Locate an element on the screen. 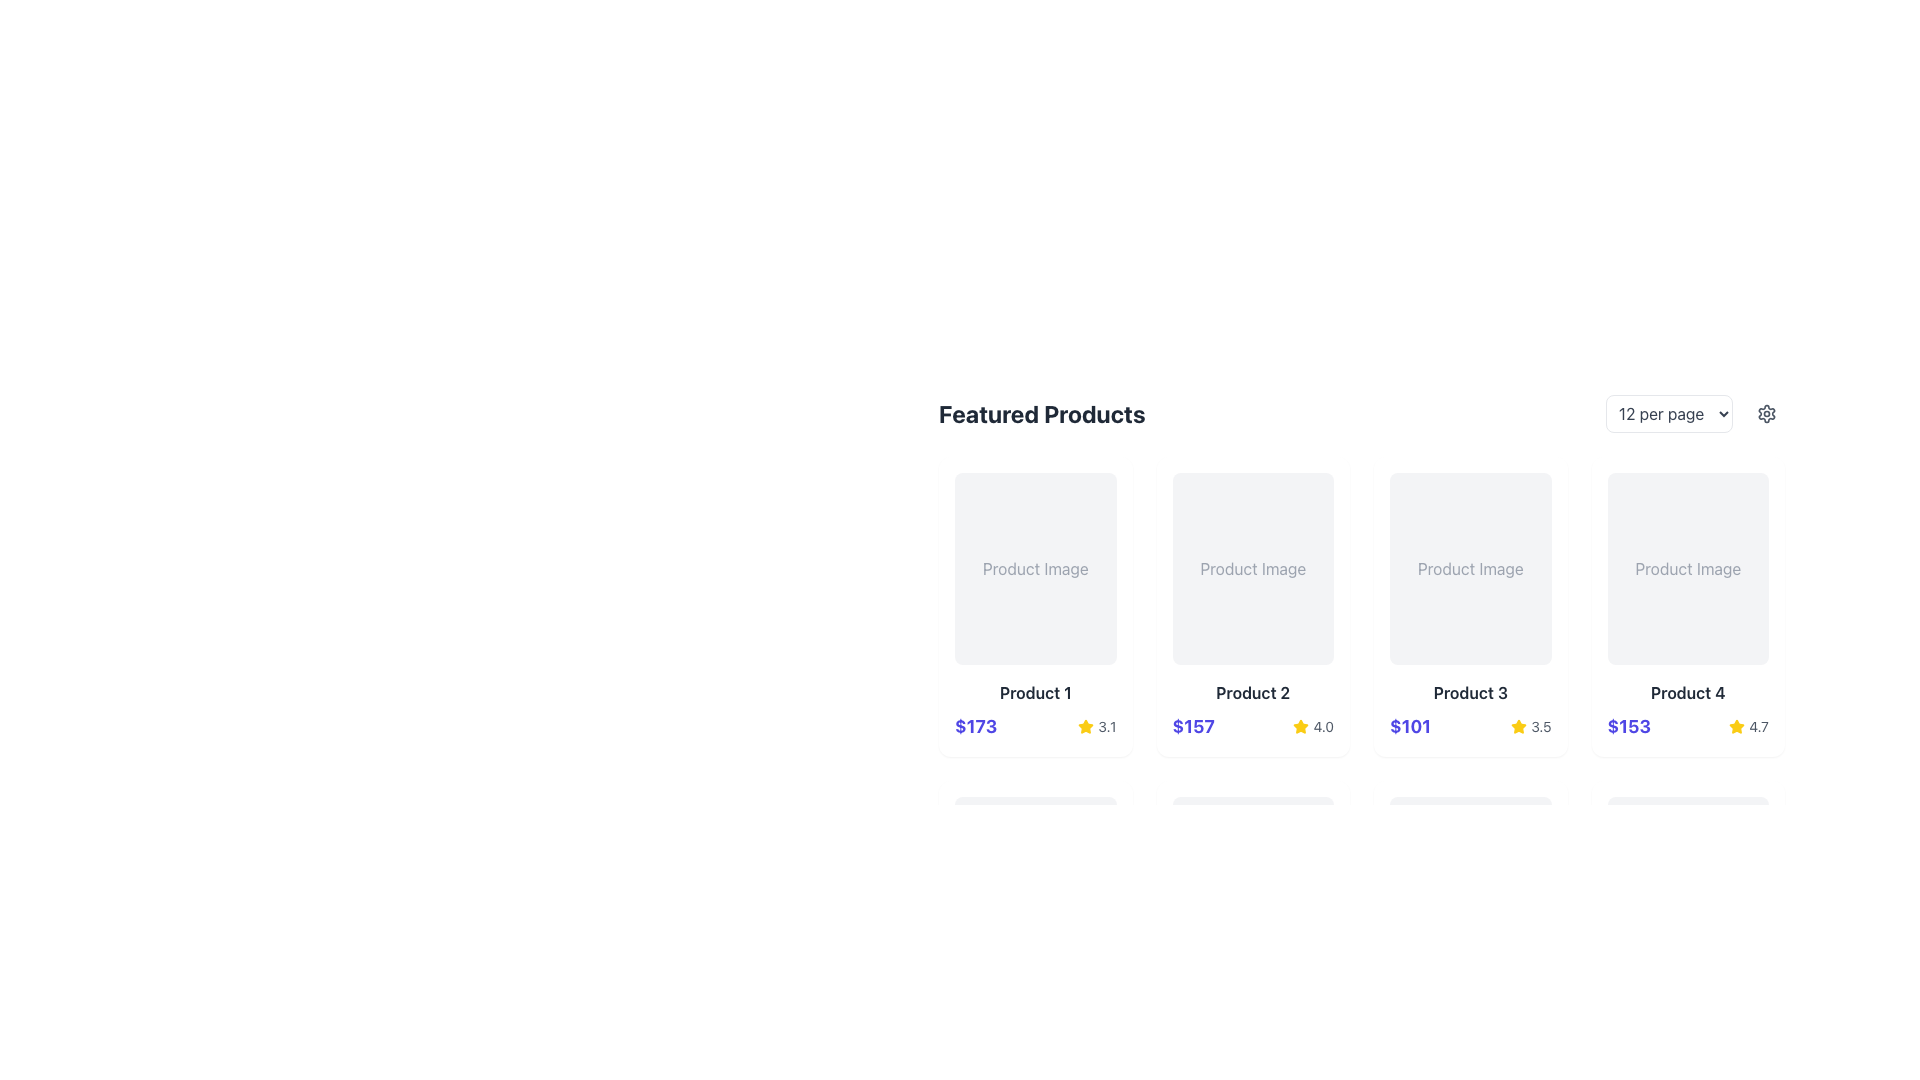 The width and height of the screenshot is (1920, 1080). text label identifying the product located below the image in the second card of the 'Featured Products' section is located at coordinates (1252, 692).